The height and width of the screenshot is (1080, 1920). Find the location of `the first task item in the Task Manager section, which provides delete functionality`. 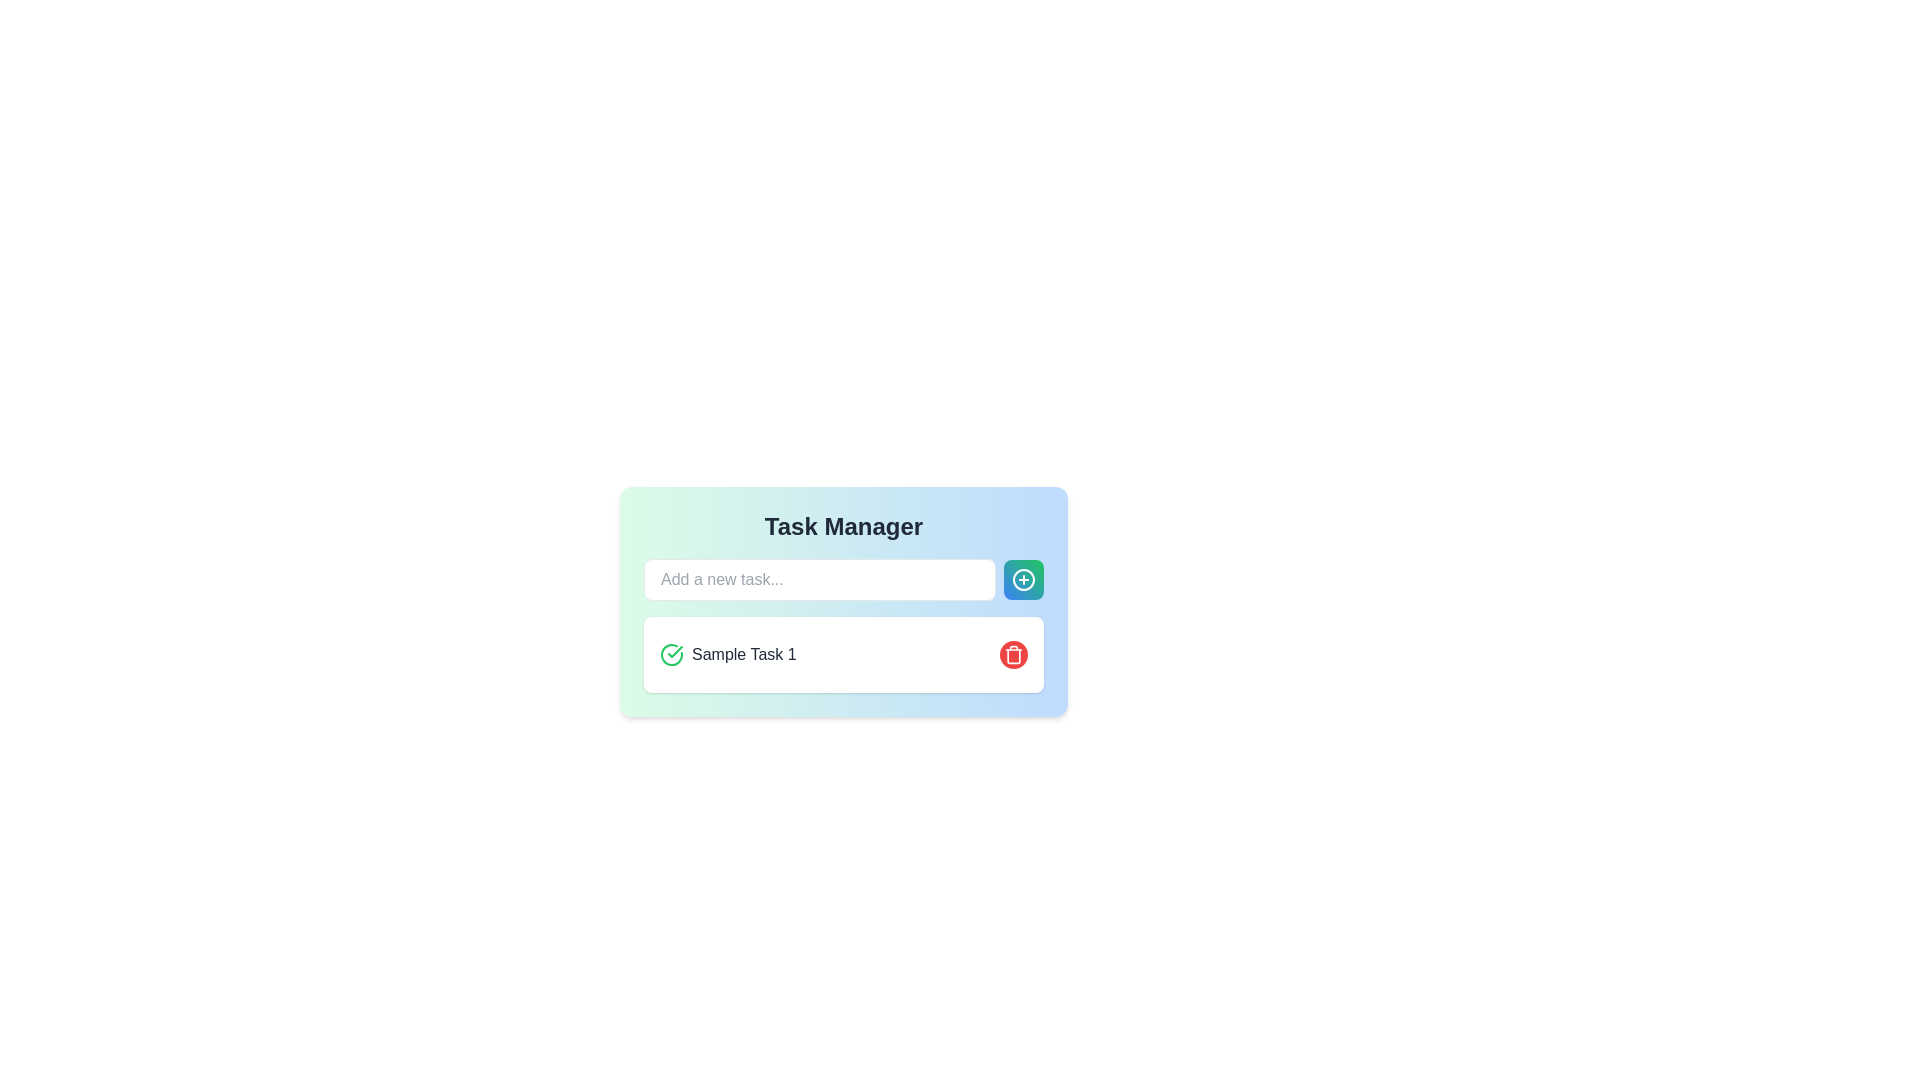

the first task item in the Task Manager section, which provides delete functionality is located at coordinates (844, 655).